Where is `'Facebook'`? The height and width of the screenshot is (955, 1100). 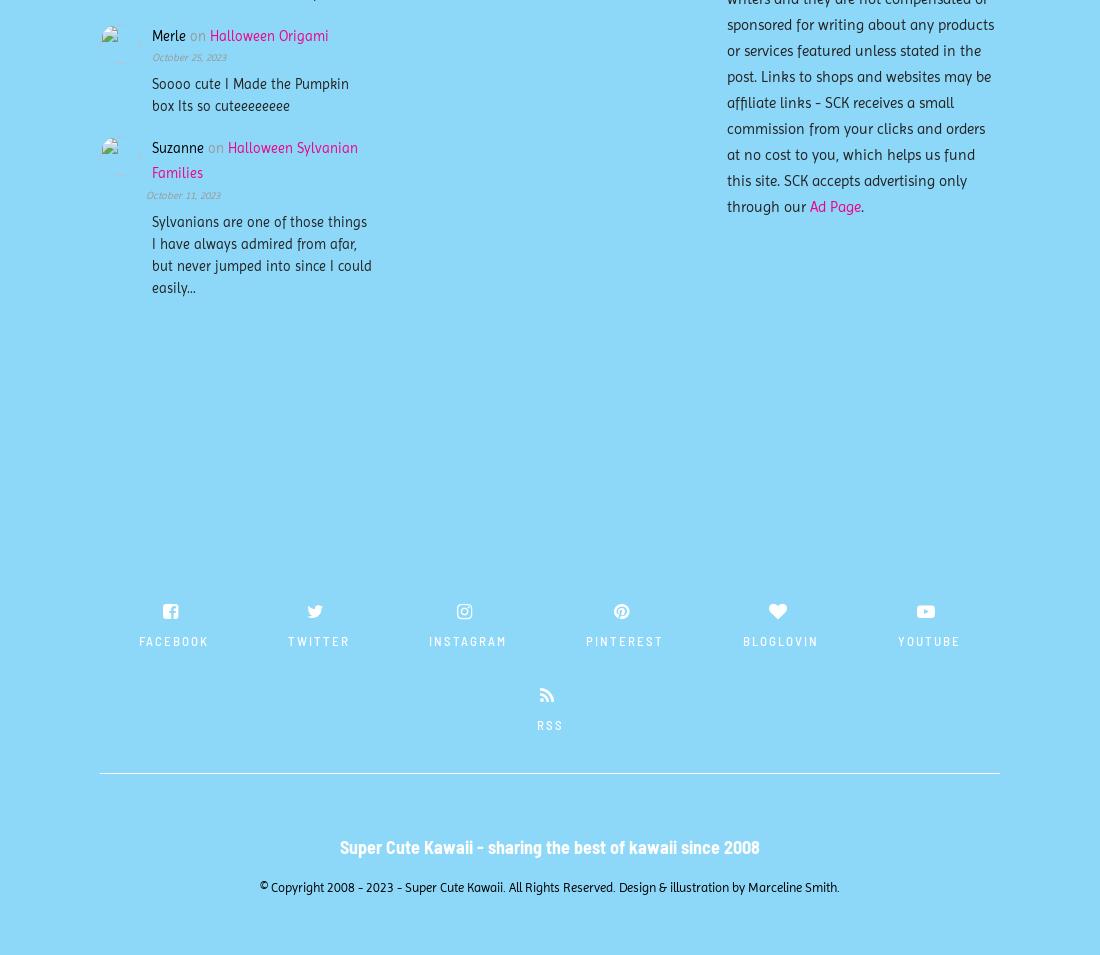 'Facebook' is located at coordinates (138, 639).